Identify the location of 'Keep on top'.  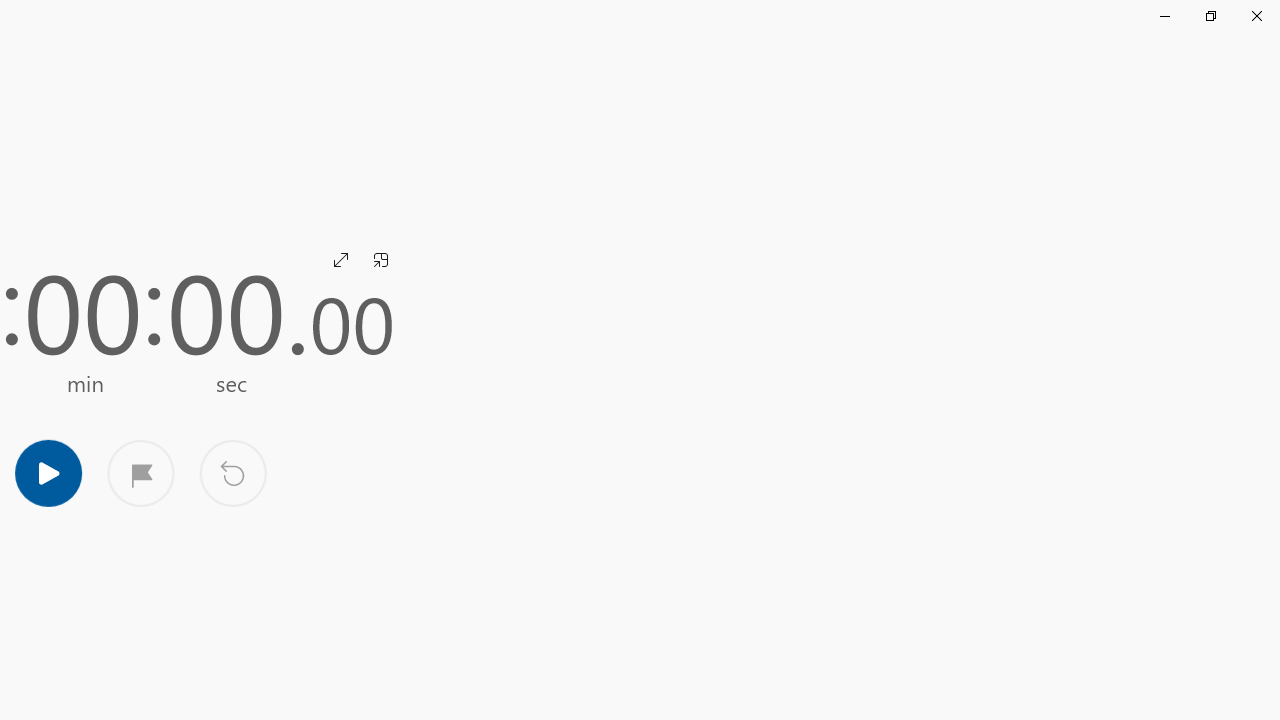
(380, 258).